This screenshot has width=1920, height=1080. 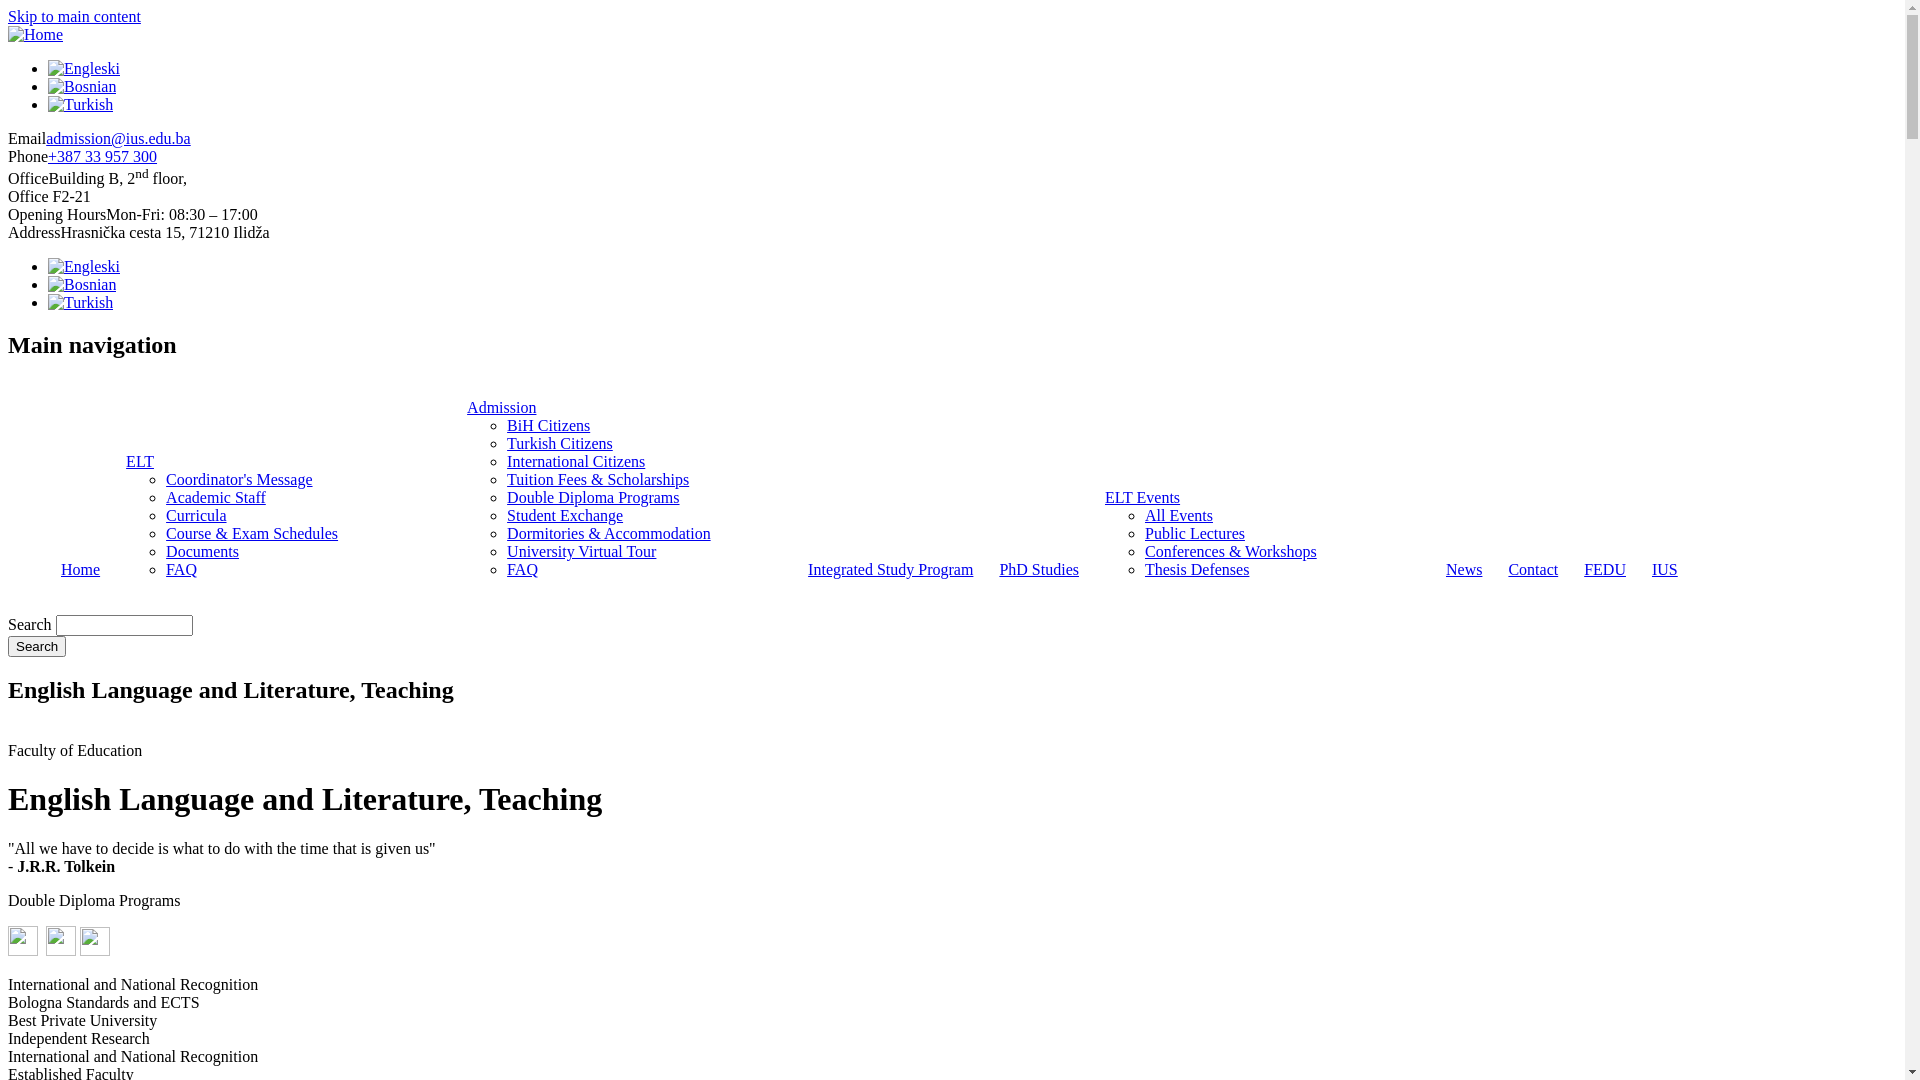 I want to click on 'Curricula', so click(x=196, y=514).